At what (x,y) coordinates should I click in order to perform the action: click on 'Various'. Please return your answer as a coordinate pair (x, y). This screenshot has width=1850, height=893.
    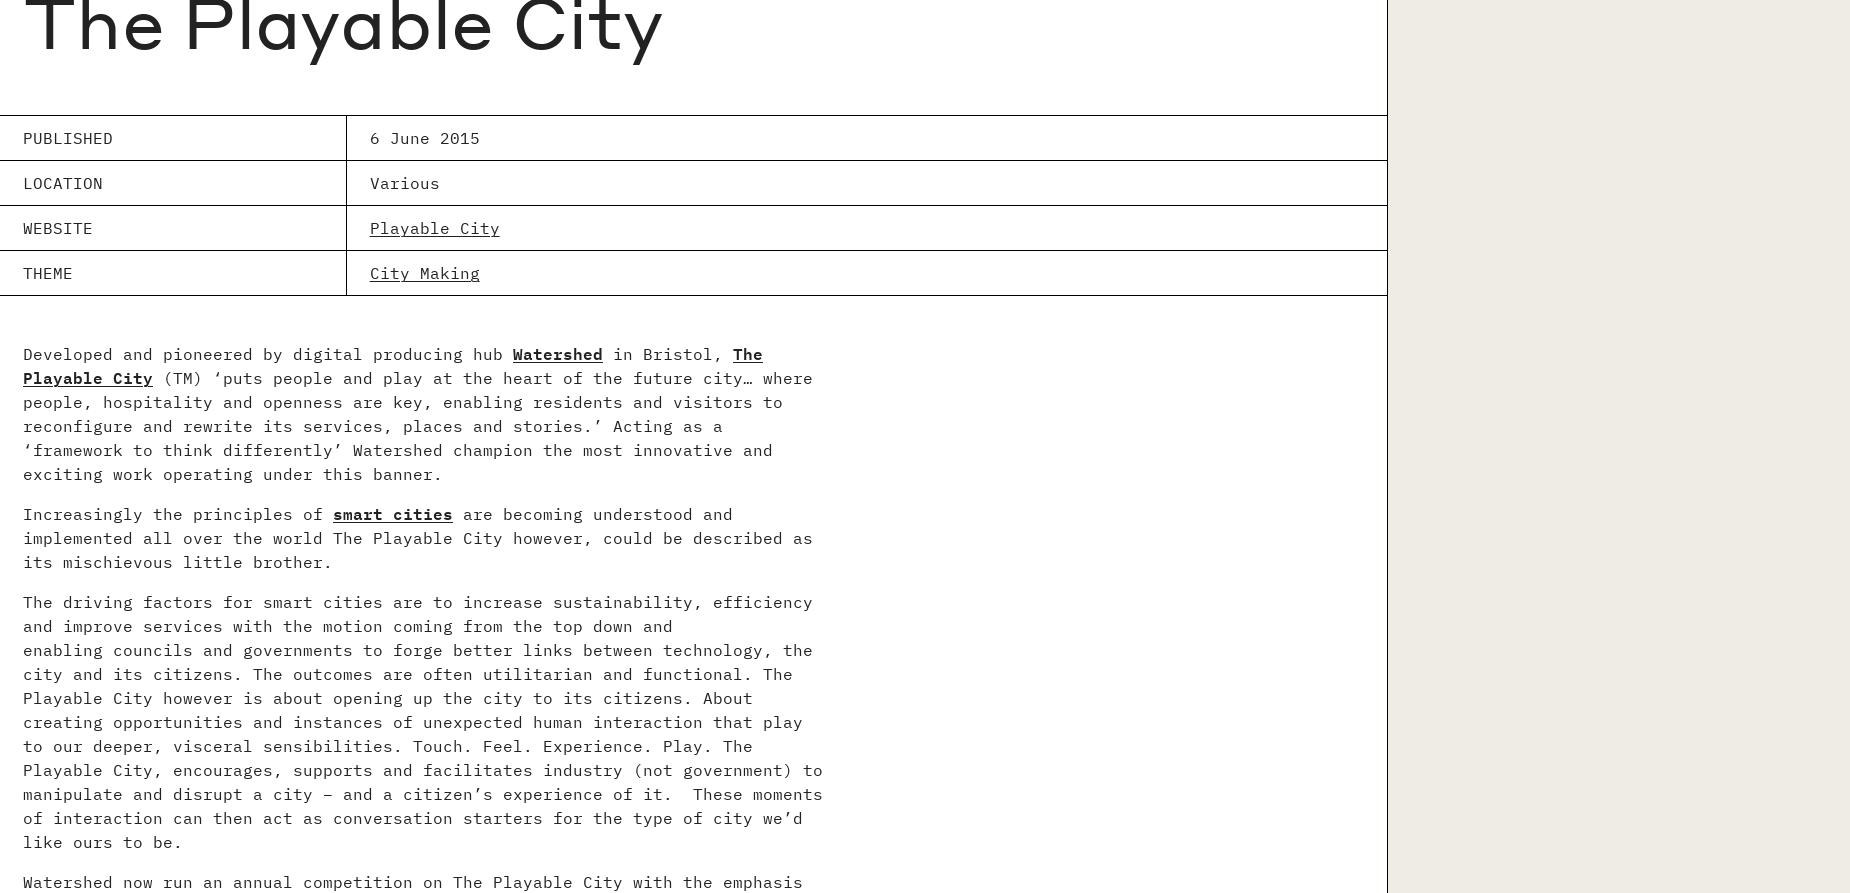
    Looking at the image, I should click on (403, 181).